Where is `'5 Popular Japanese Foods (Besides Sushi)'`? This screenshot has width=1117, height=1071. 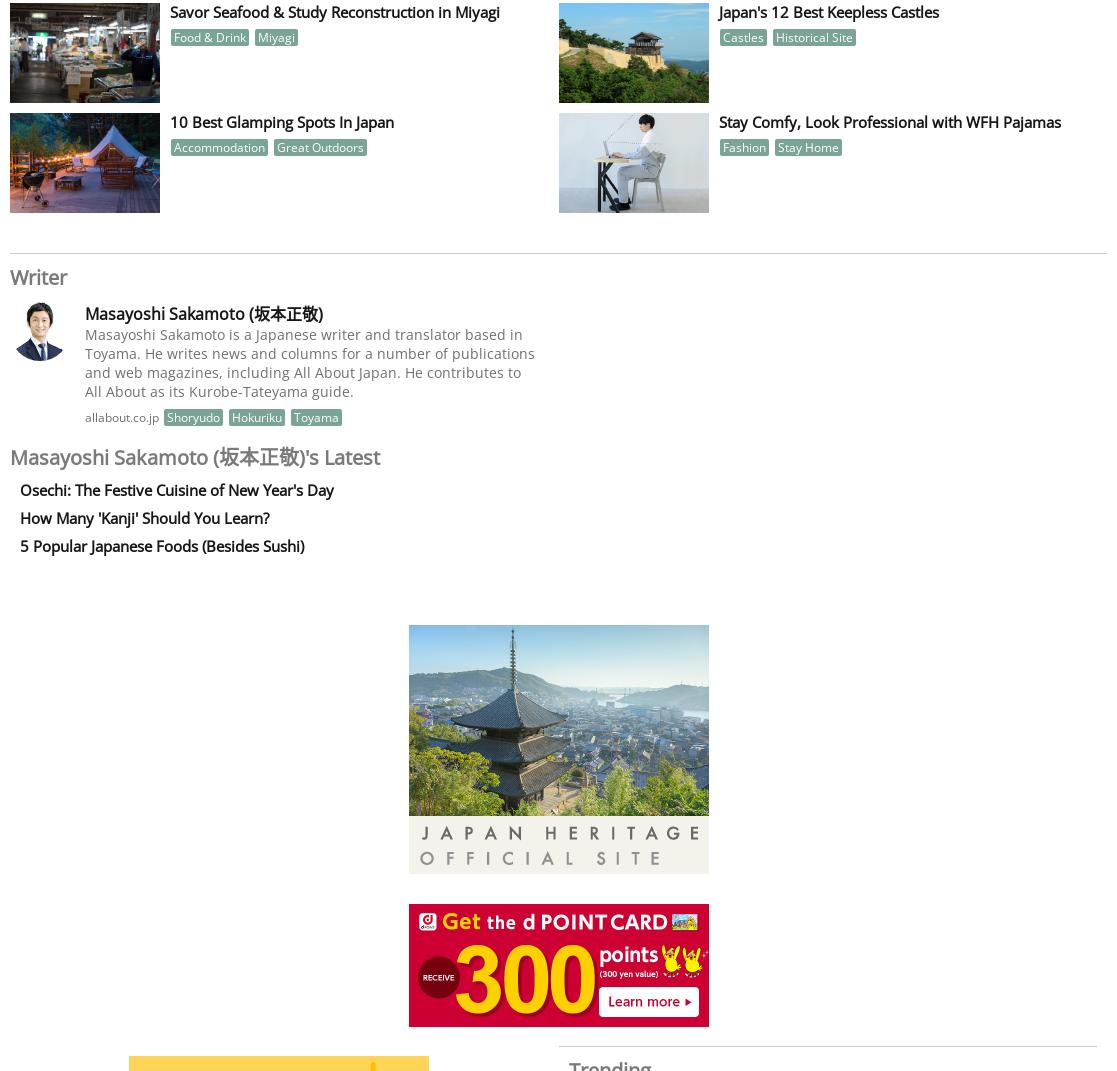
'5 Popular Japanese Foods (Besides Sushi)' is located at coordinates (161, 545).